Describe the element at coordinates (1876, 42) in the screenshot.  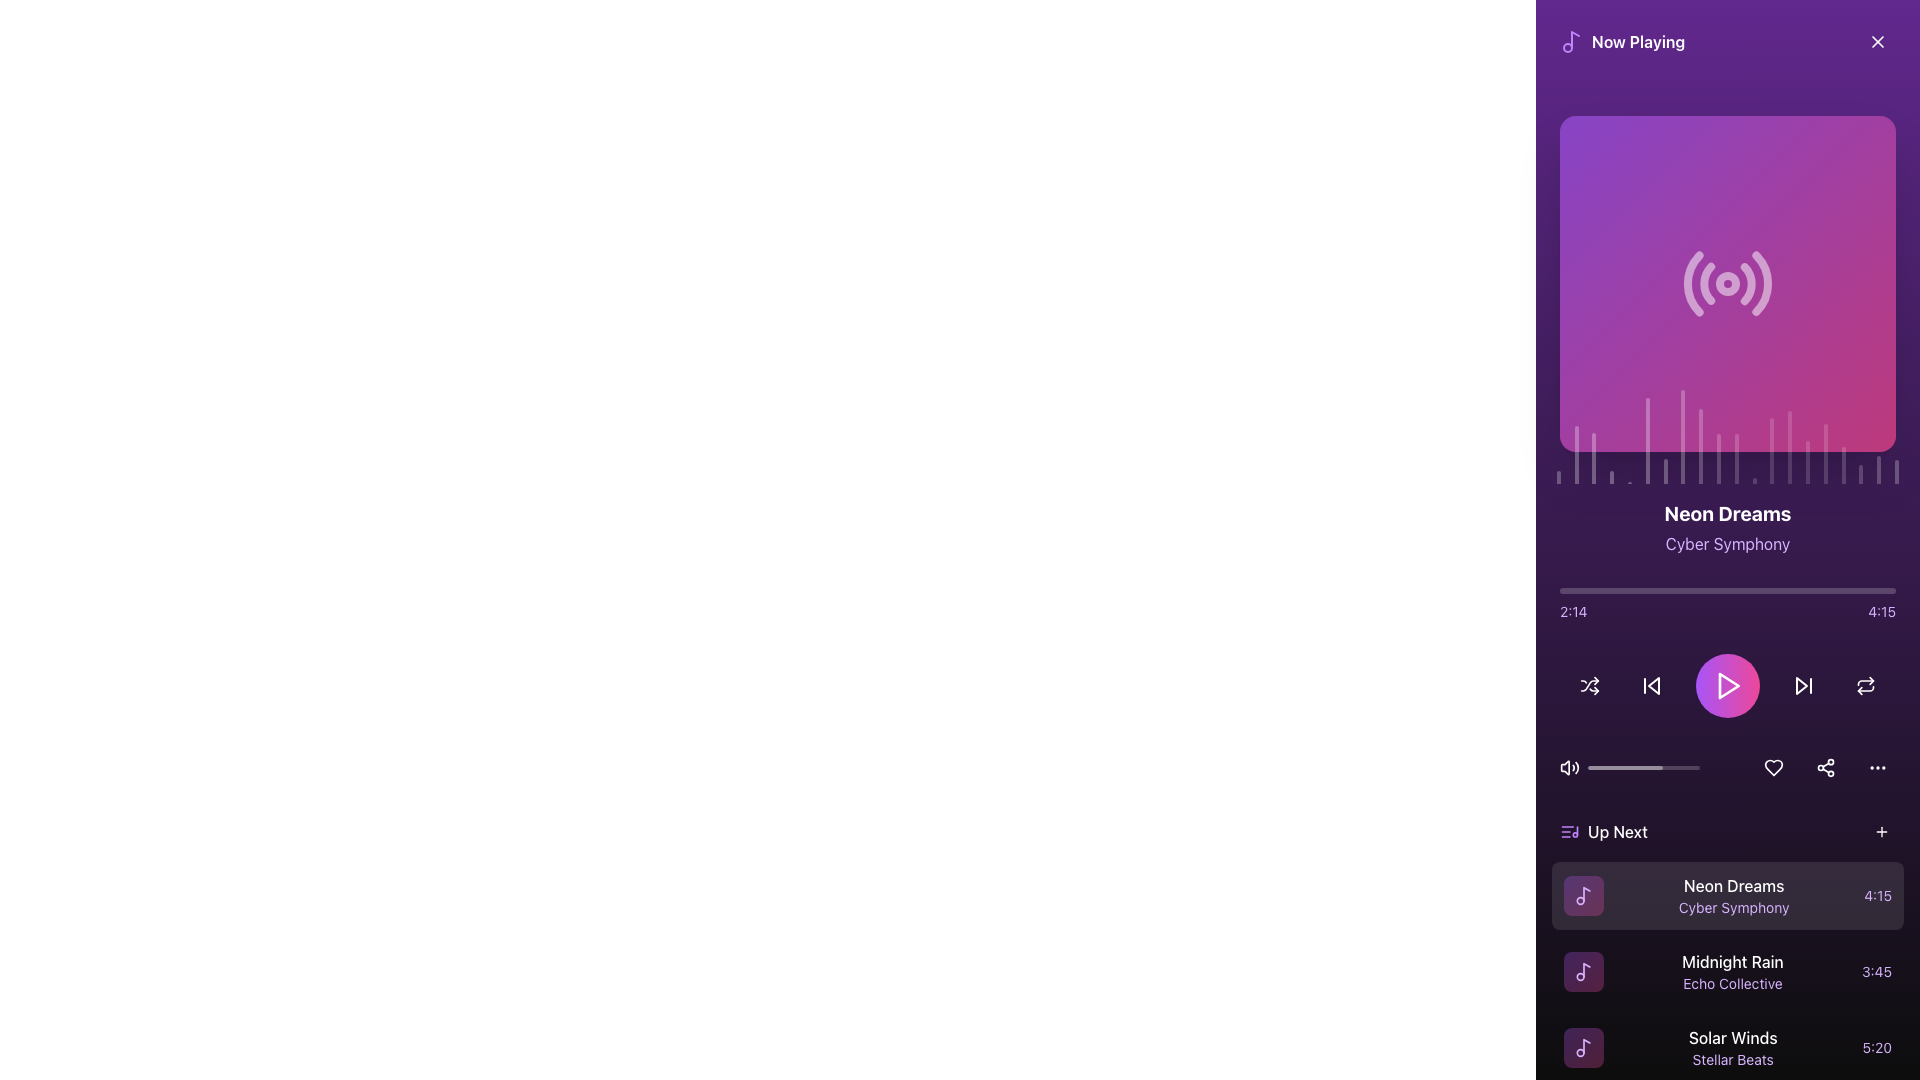
I see `the close icon represented by a diagonal cross in the top right corner of the application` at that location.